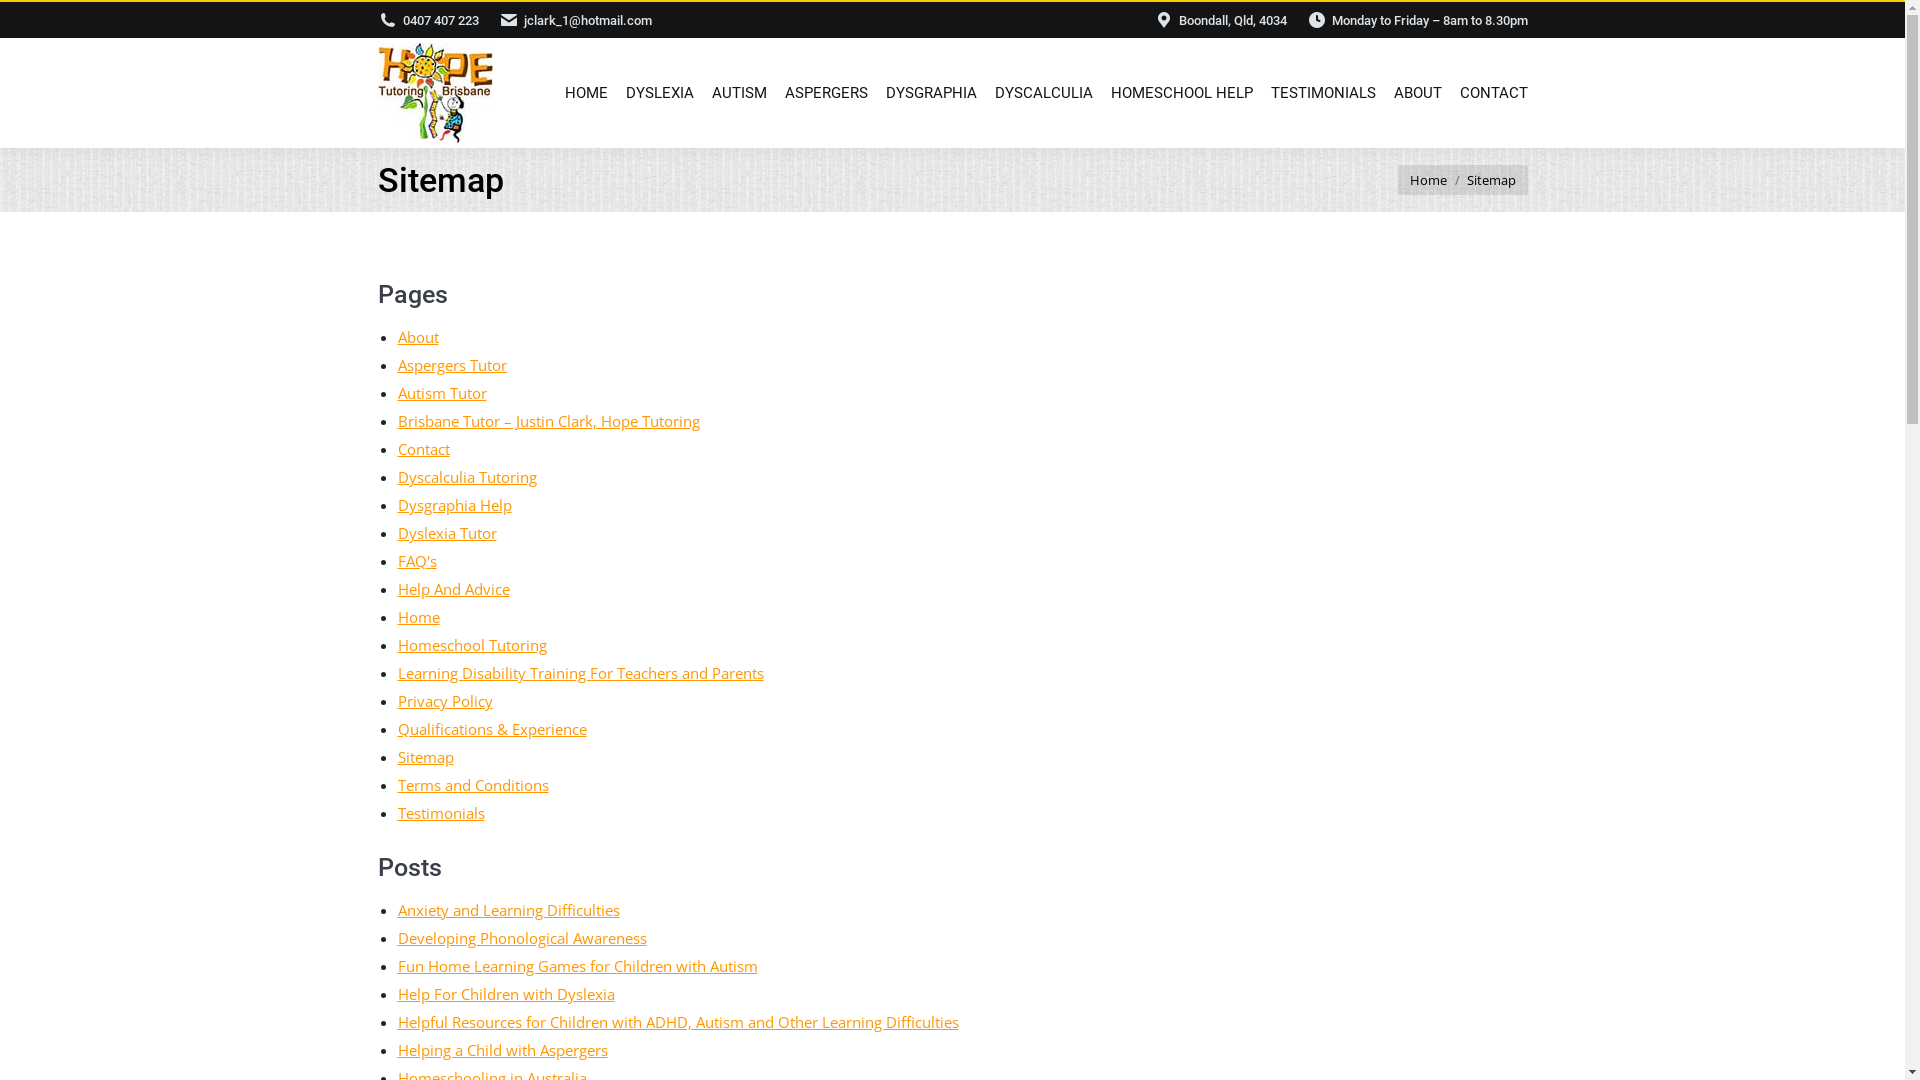 Image resolution: width=1920 pixels, height=1080 pixels. I want to click on 'Qualifications & Experience', so click(492, 729).